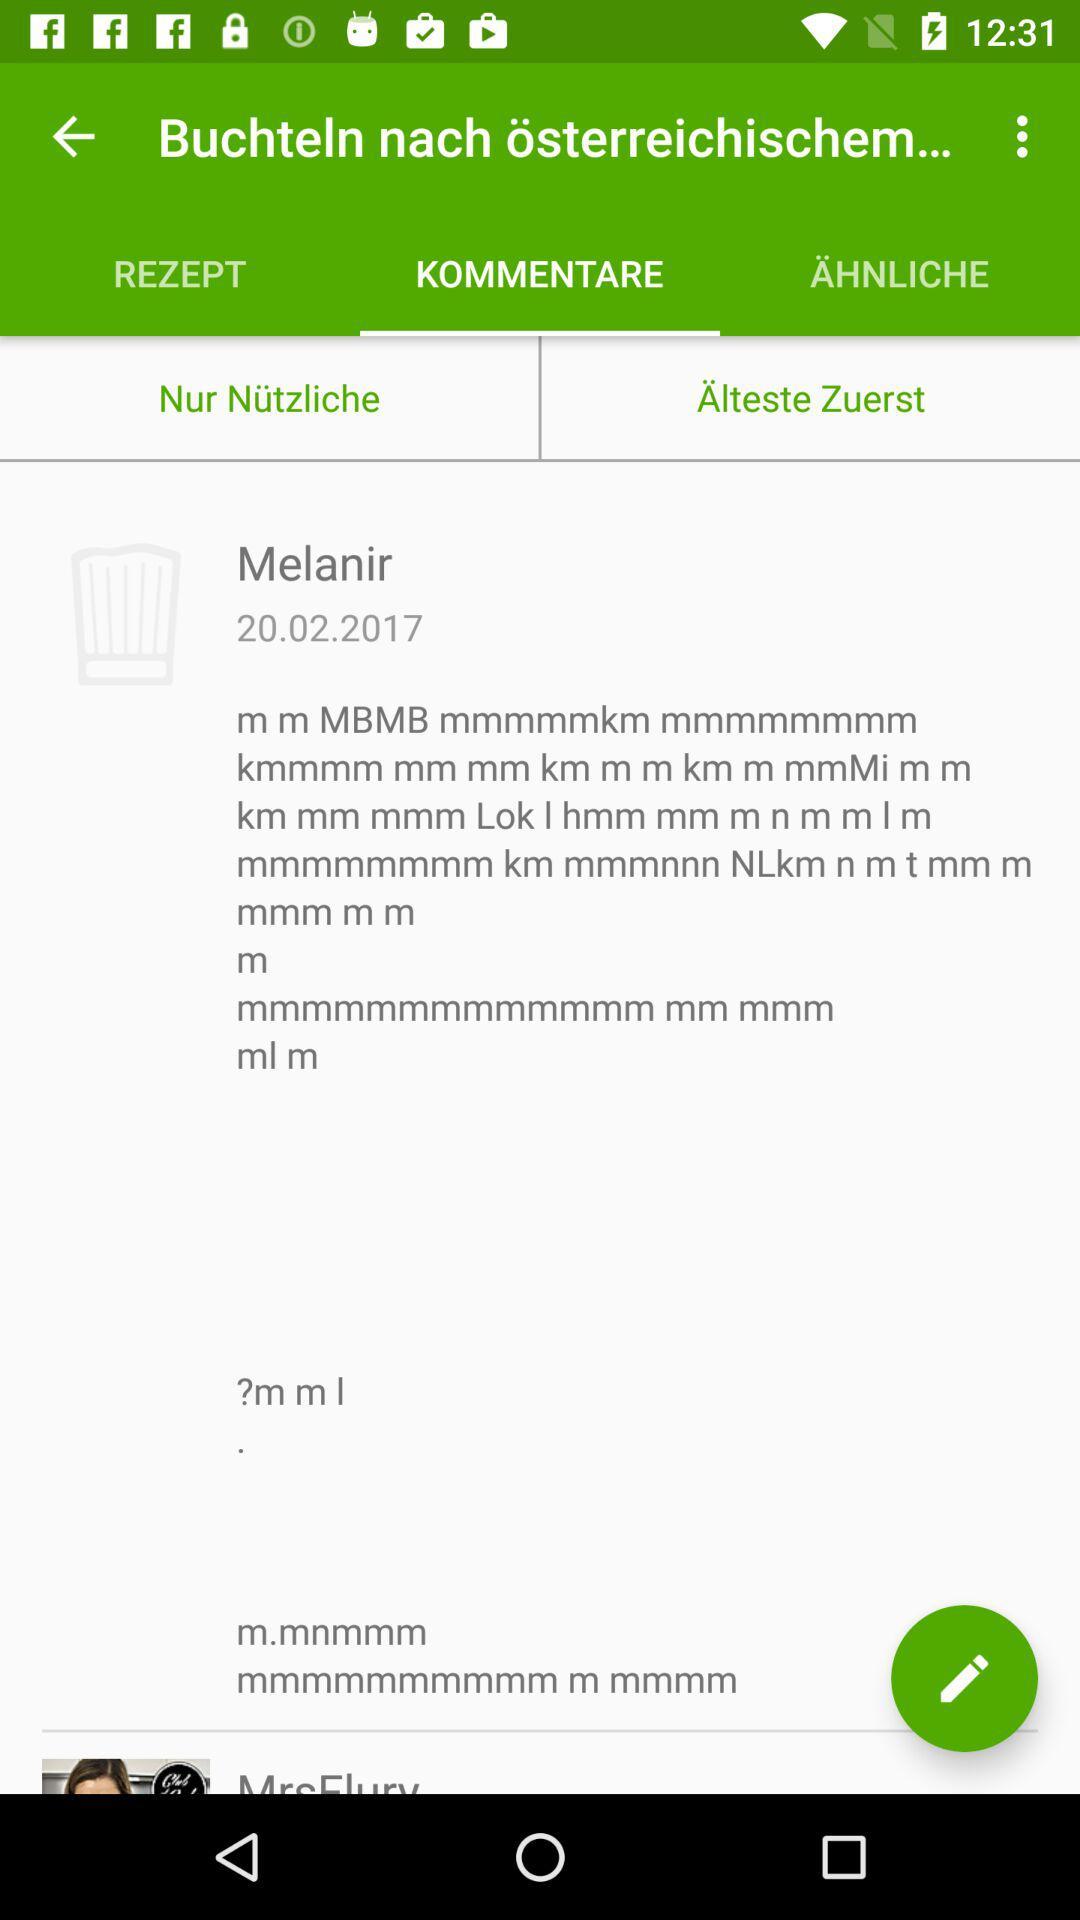 This screenshot has height=1920, width=1080. What do you see at coordinates (637, 1198) in the screenshot?
I see `the item above mrsflury` at bounding box center [637, 1198].